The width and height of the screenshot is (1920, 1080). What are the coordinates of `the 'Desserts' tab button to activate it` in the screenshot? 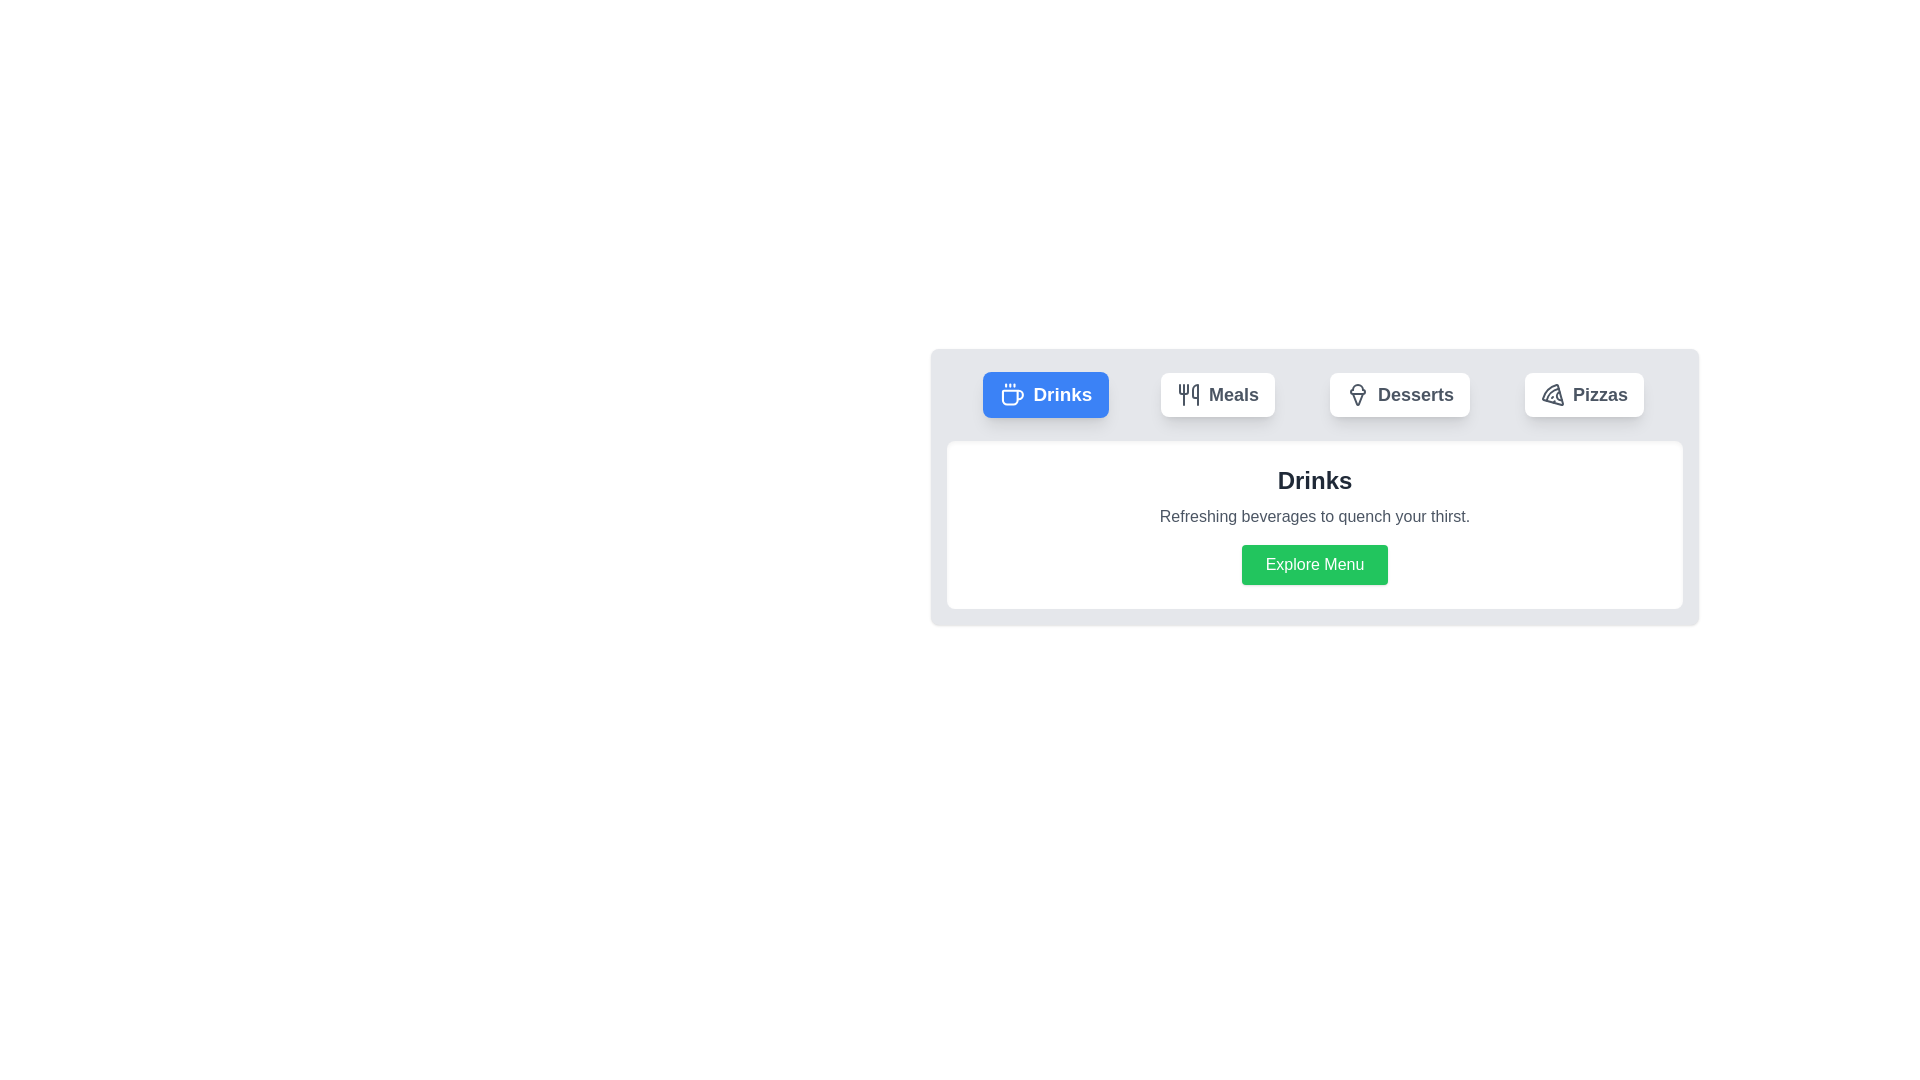 It's located at (1399, 394).